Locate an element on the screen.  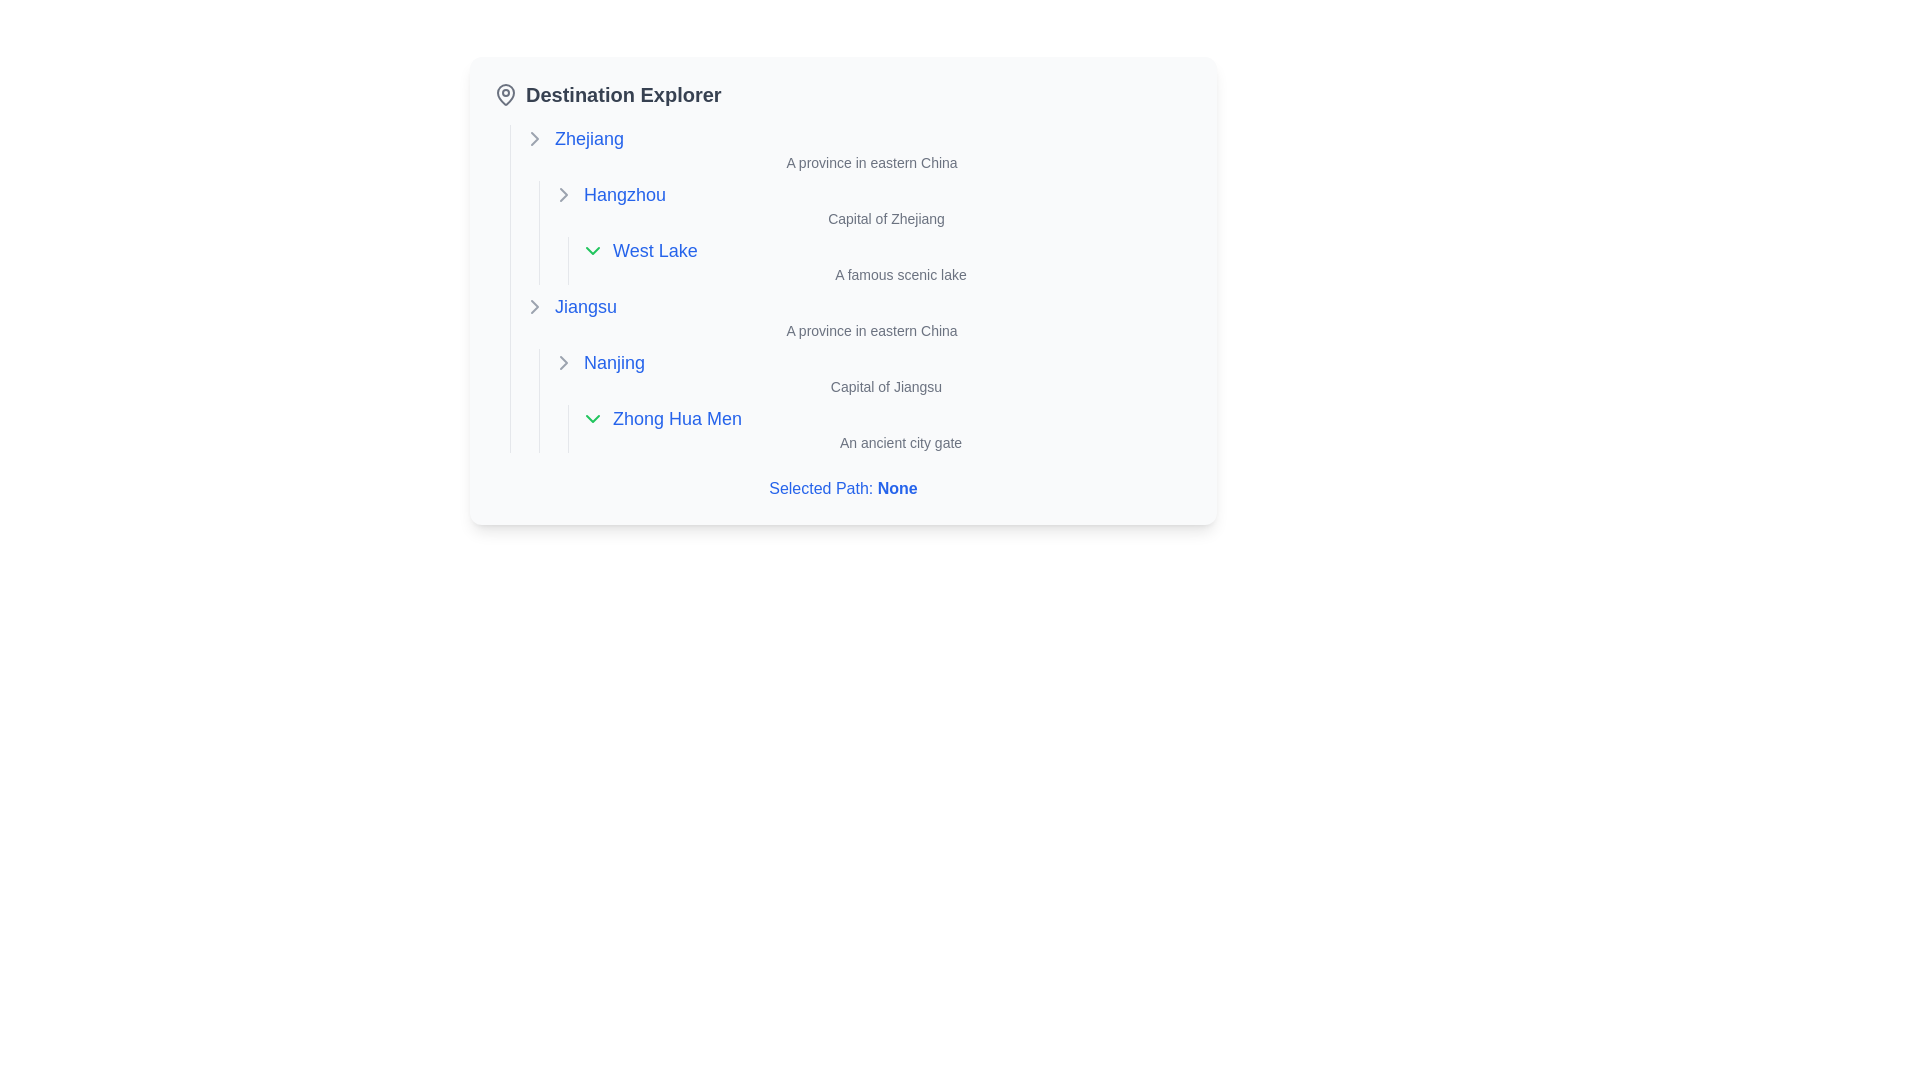
the map pin icon, which is a hollow vector graphic resembling a location marker, located to the left of the 'Destination Explorer' heading in the Destination Explorer section is located at coordinates (505, 93).